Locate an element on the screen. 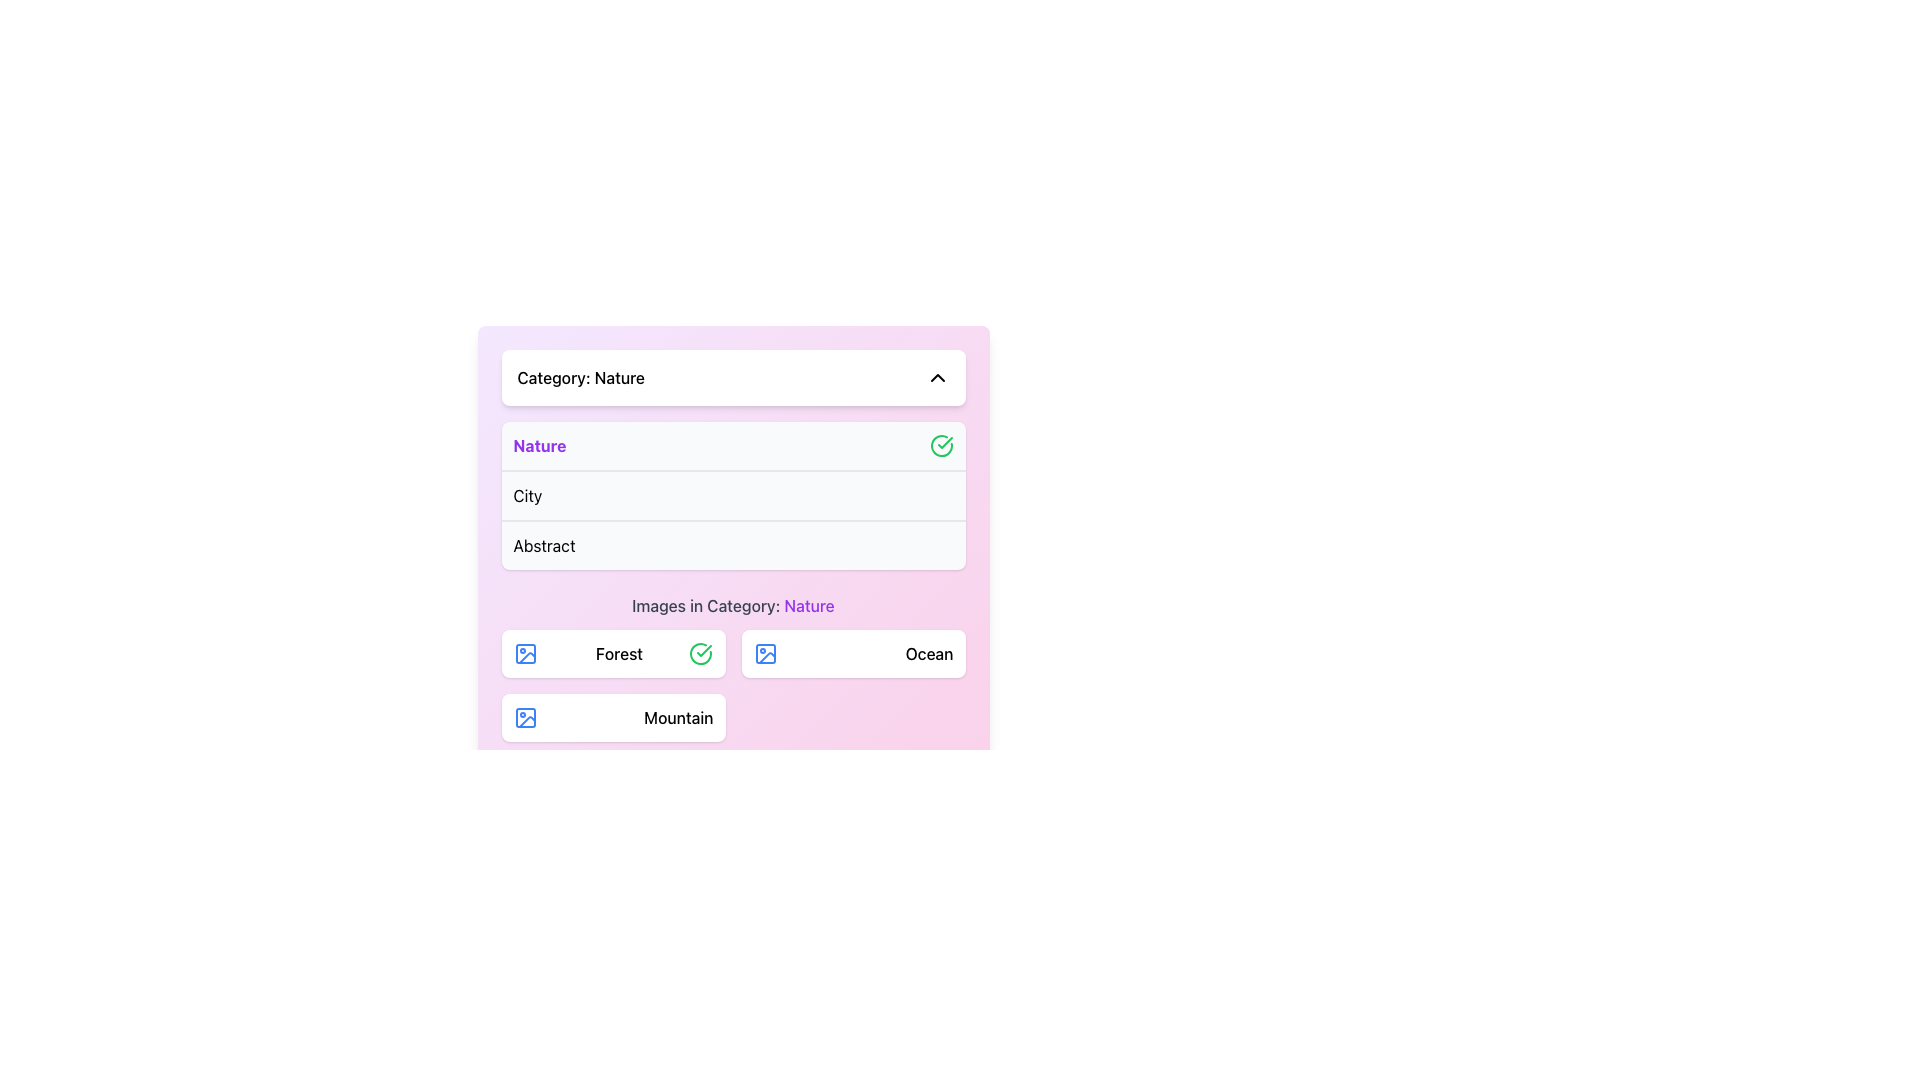  to select the 'Forest' category option in the 'Images in Category: Nature' section, which is the first selectable item in a two-column grid layout is located at coordinates (612, 654).